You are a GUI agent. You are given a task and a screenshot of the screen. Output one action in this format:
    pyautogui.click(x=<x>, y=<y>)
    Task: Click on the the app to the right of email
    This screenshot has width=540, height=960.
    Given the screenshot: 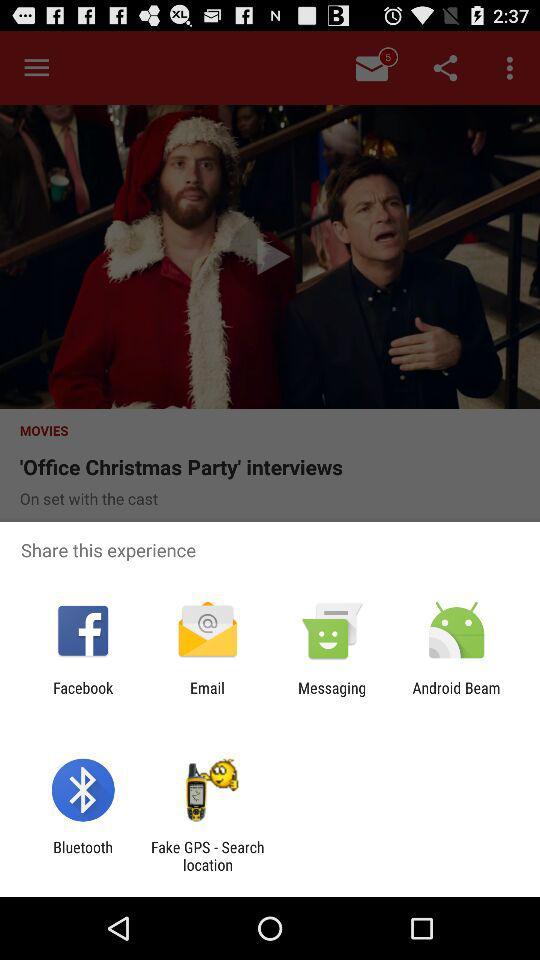 What is the action you would take?
    pyautogui.click(x=332, y=696)
    